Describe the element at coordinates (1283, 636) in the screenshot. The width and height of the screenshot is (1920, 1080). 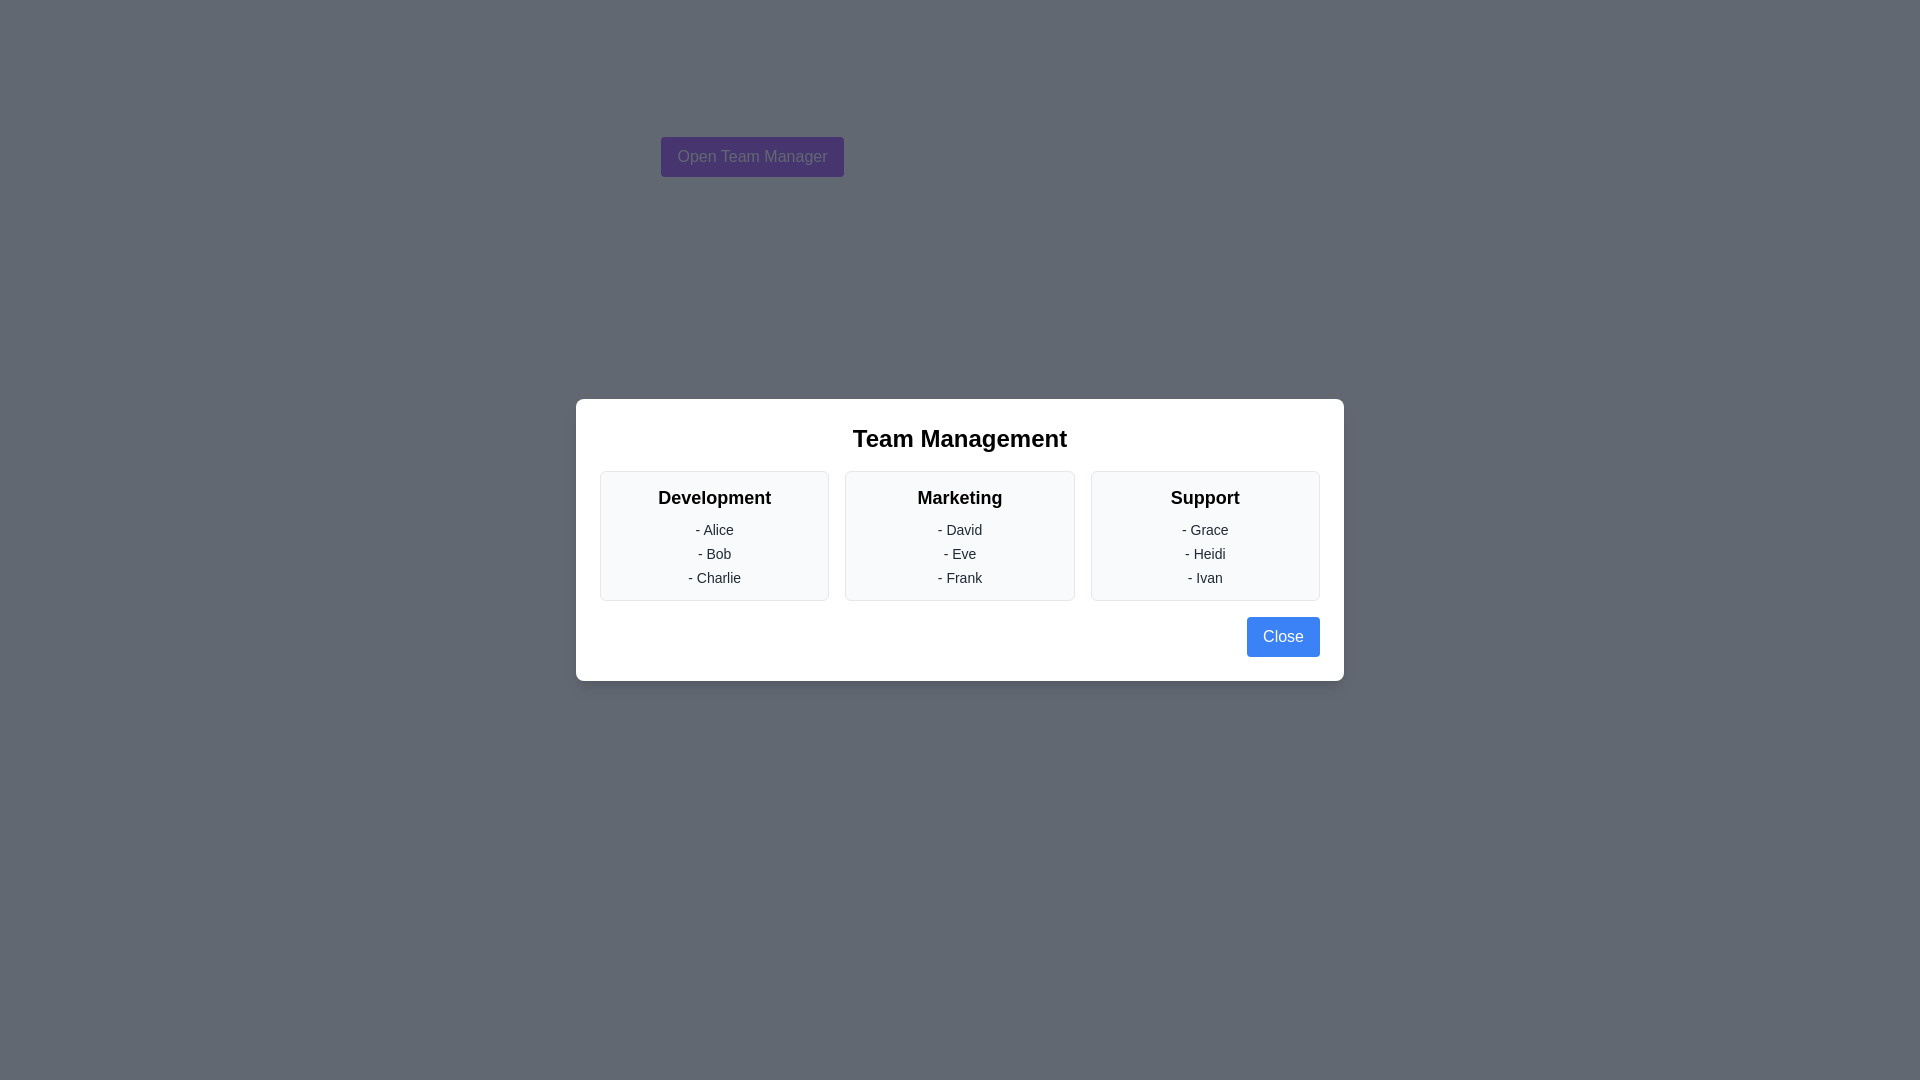
I see `the 'Close' button to close the dialog` at that location.